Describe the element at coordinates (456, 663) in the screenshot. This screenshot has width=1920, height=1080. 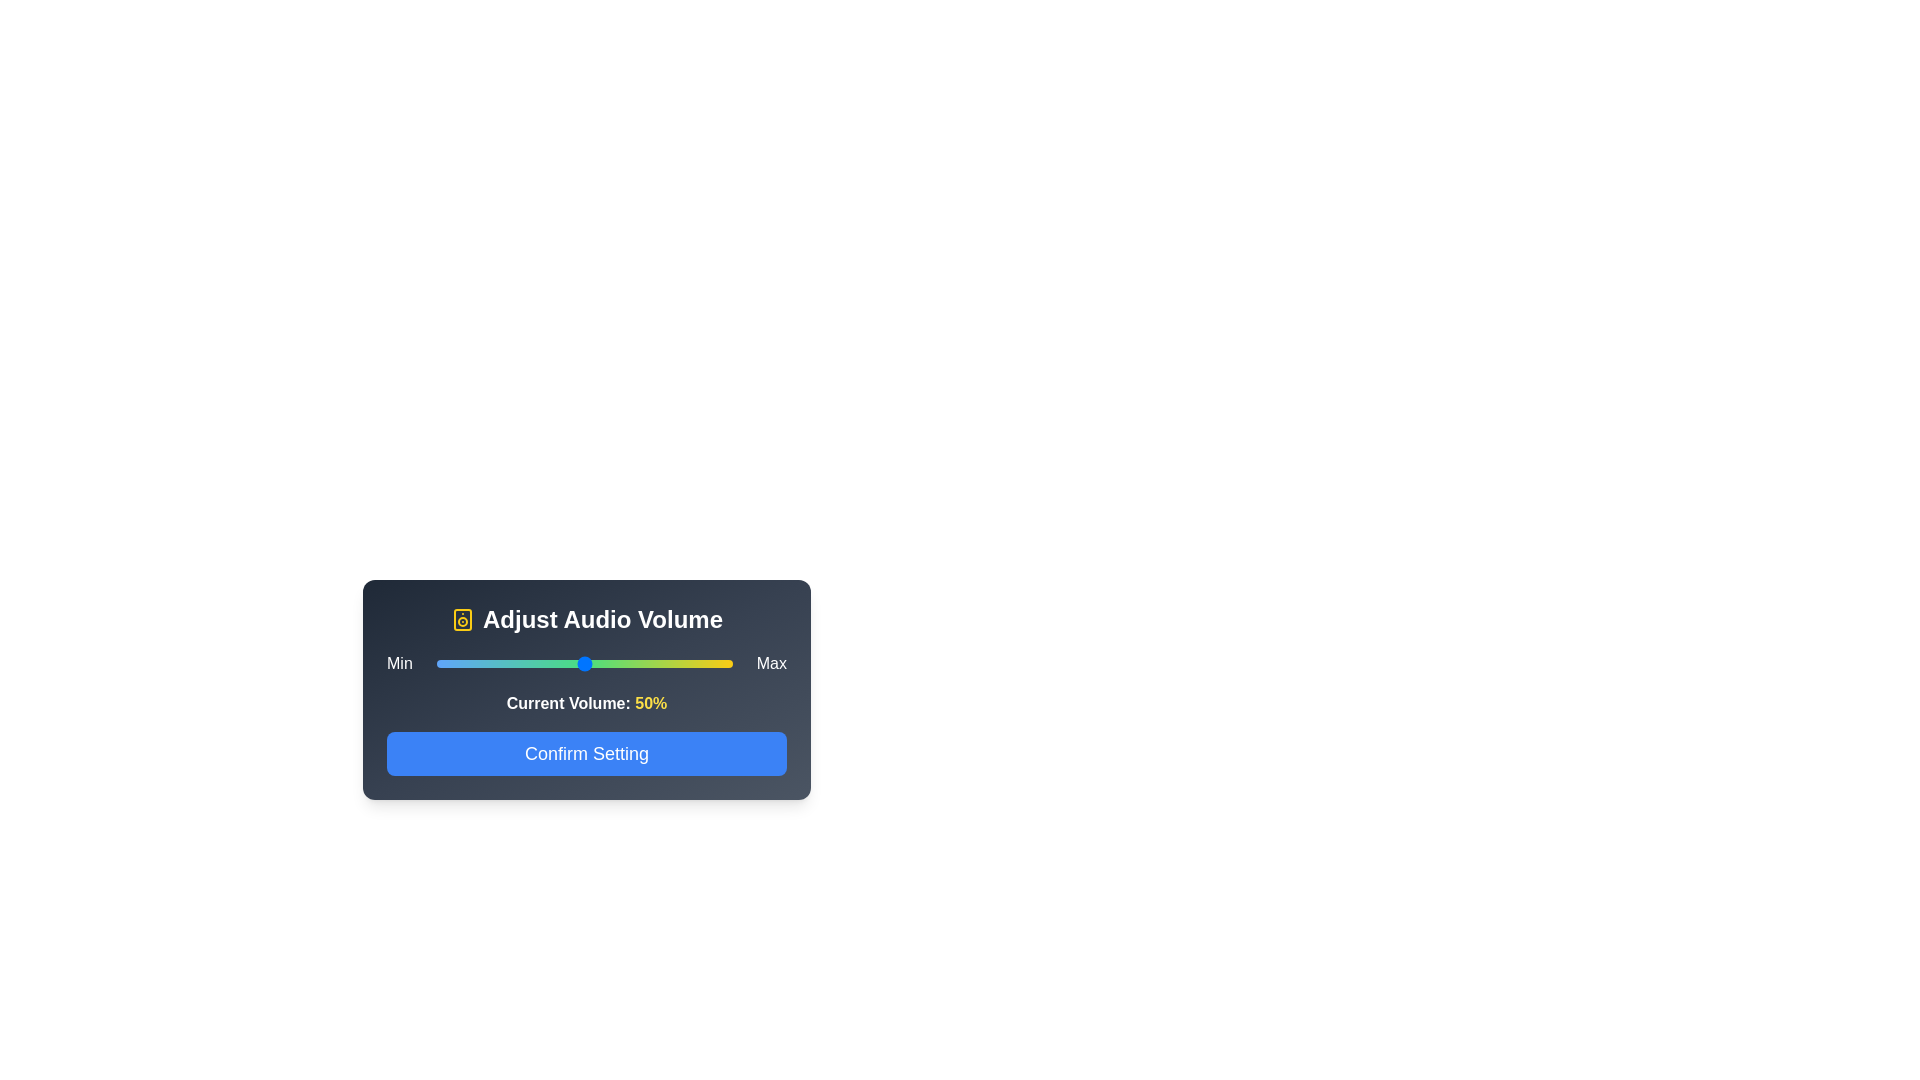
I see `the volume slider to 7%` at that location.